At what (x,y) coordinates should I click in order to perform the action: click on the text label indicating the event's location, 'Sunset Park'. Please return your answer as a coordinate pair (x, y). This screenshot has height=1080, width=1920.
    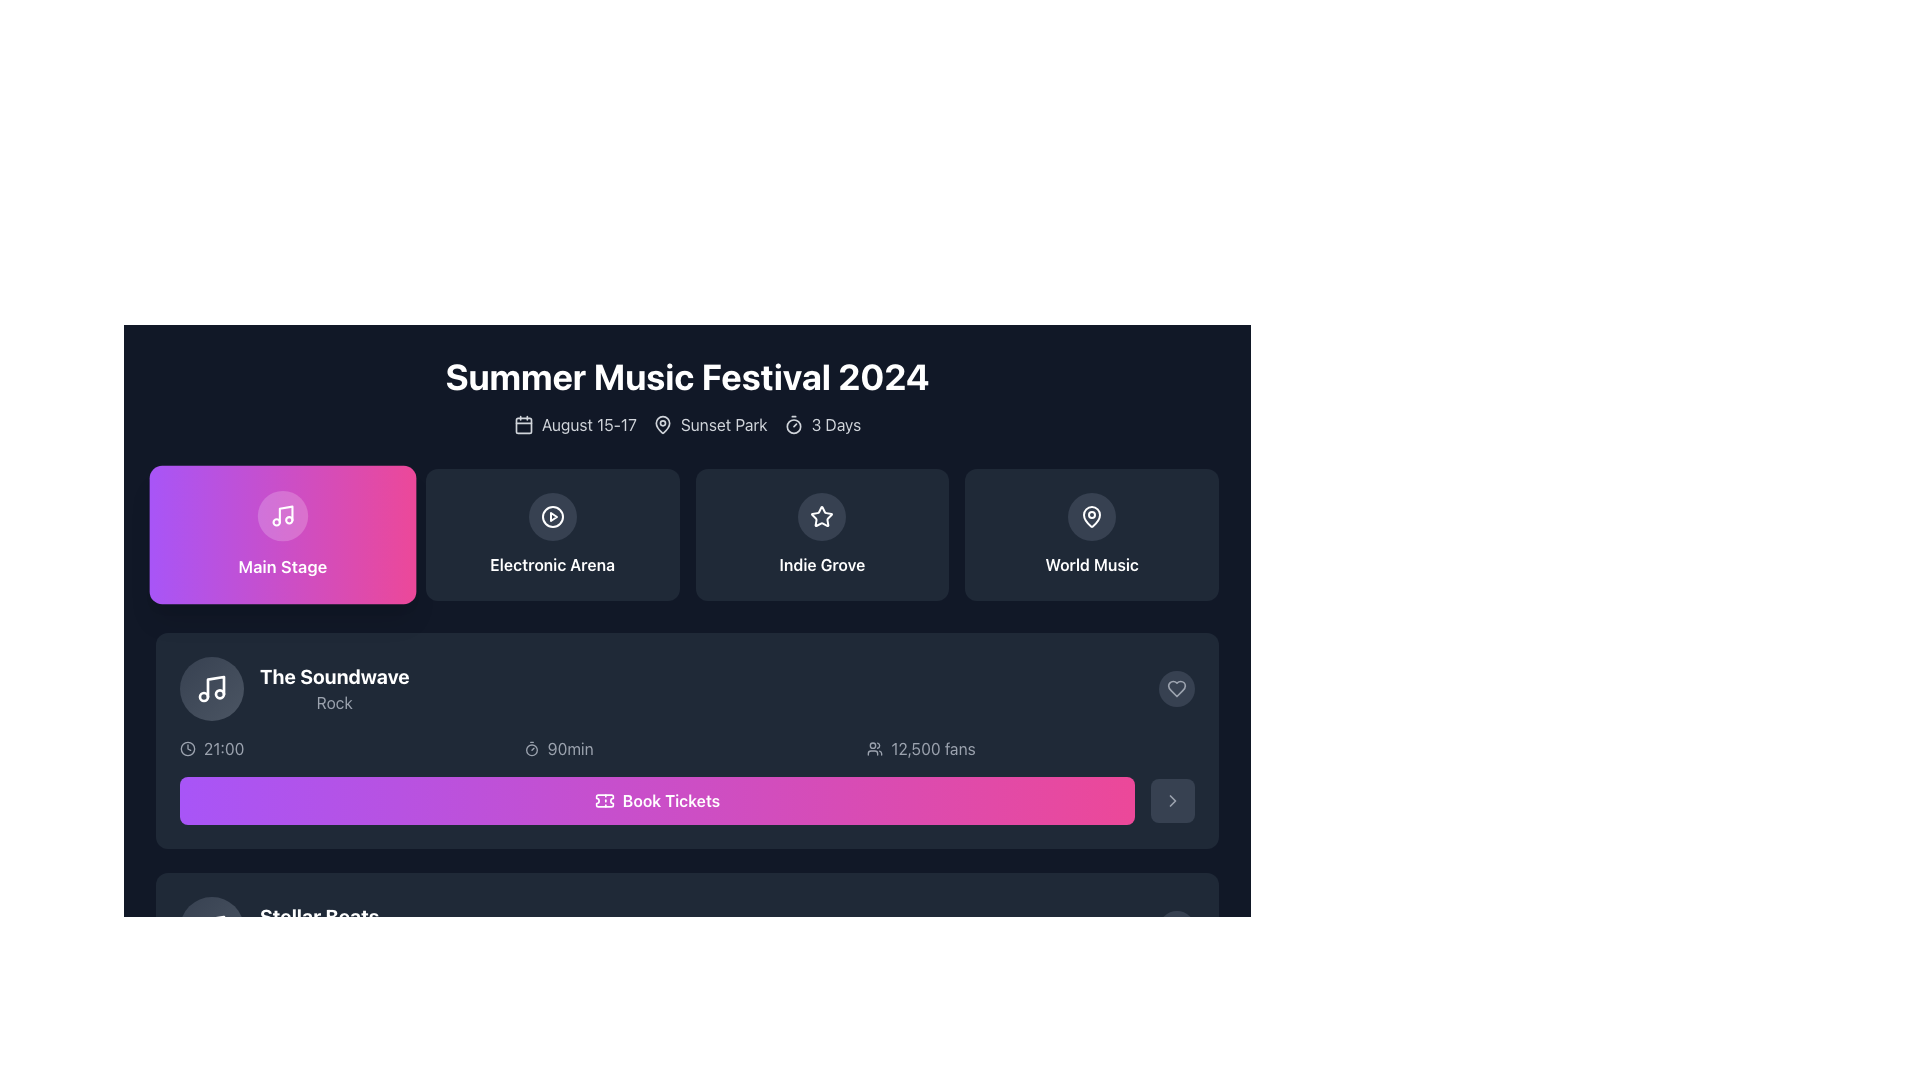
    Looking at the image, I should click on (723, 423).